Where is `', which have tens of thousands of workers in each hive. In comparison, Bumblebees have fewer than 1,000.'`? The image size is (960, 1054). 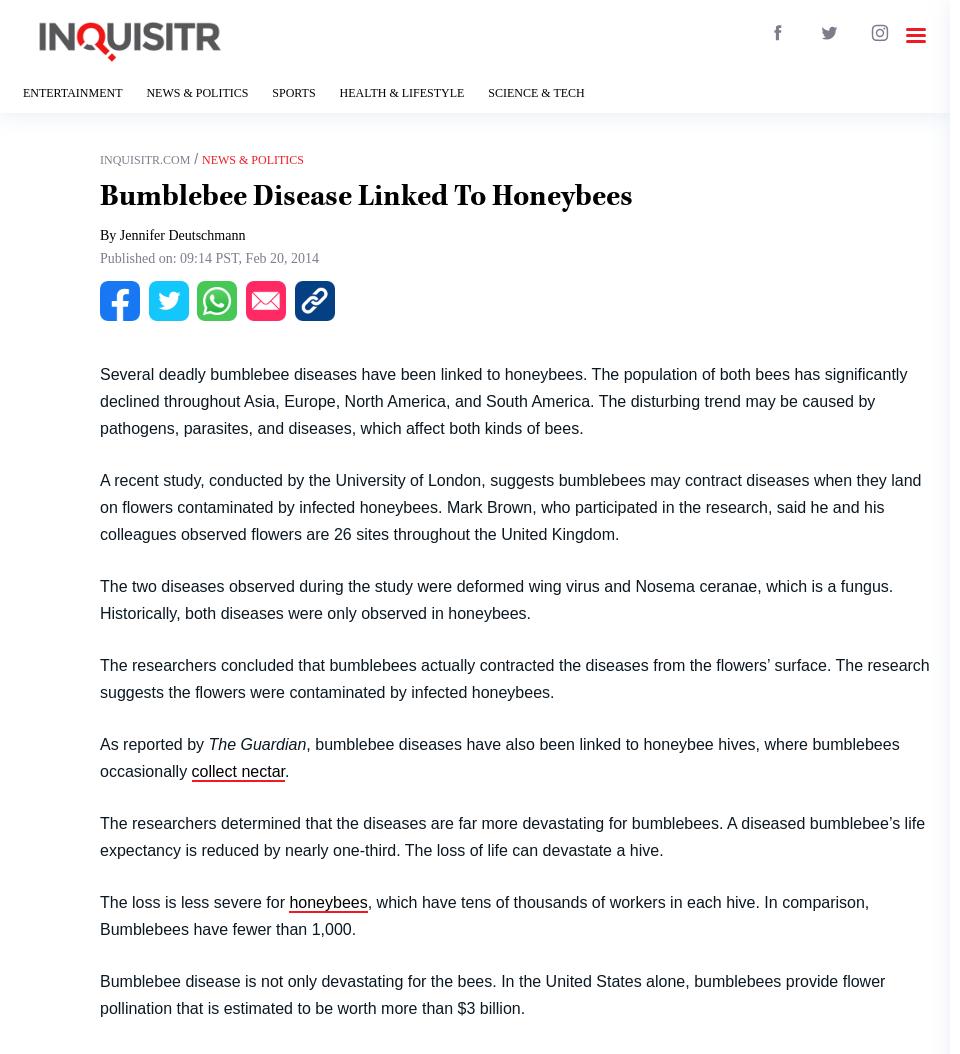 ', which have tens of thousands of workers in each hive. In comparison, Bumblebees have fewer than 1,000.' is located at coordinates (483, 913).